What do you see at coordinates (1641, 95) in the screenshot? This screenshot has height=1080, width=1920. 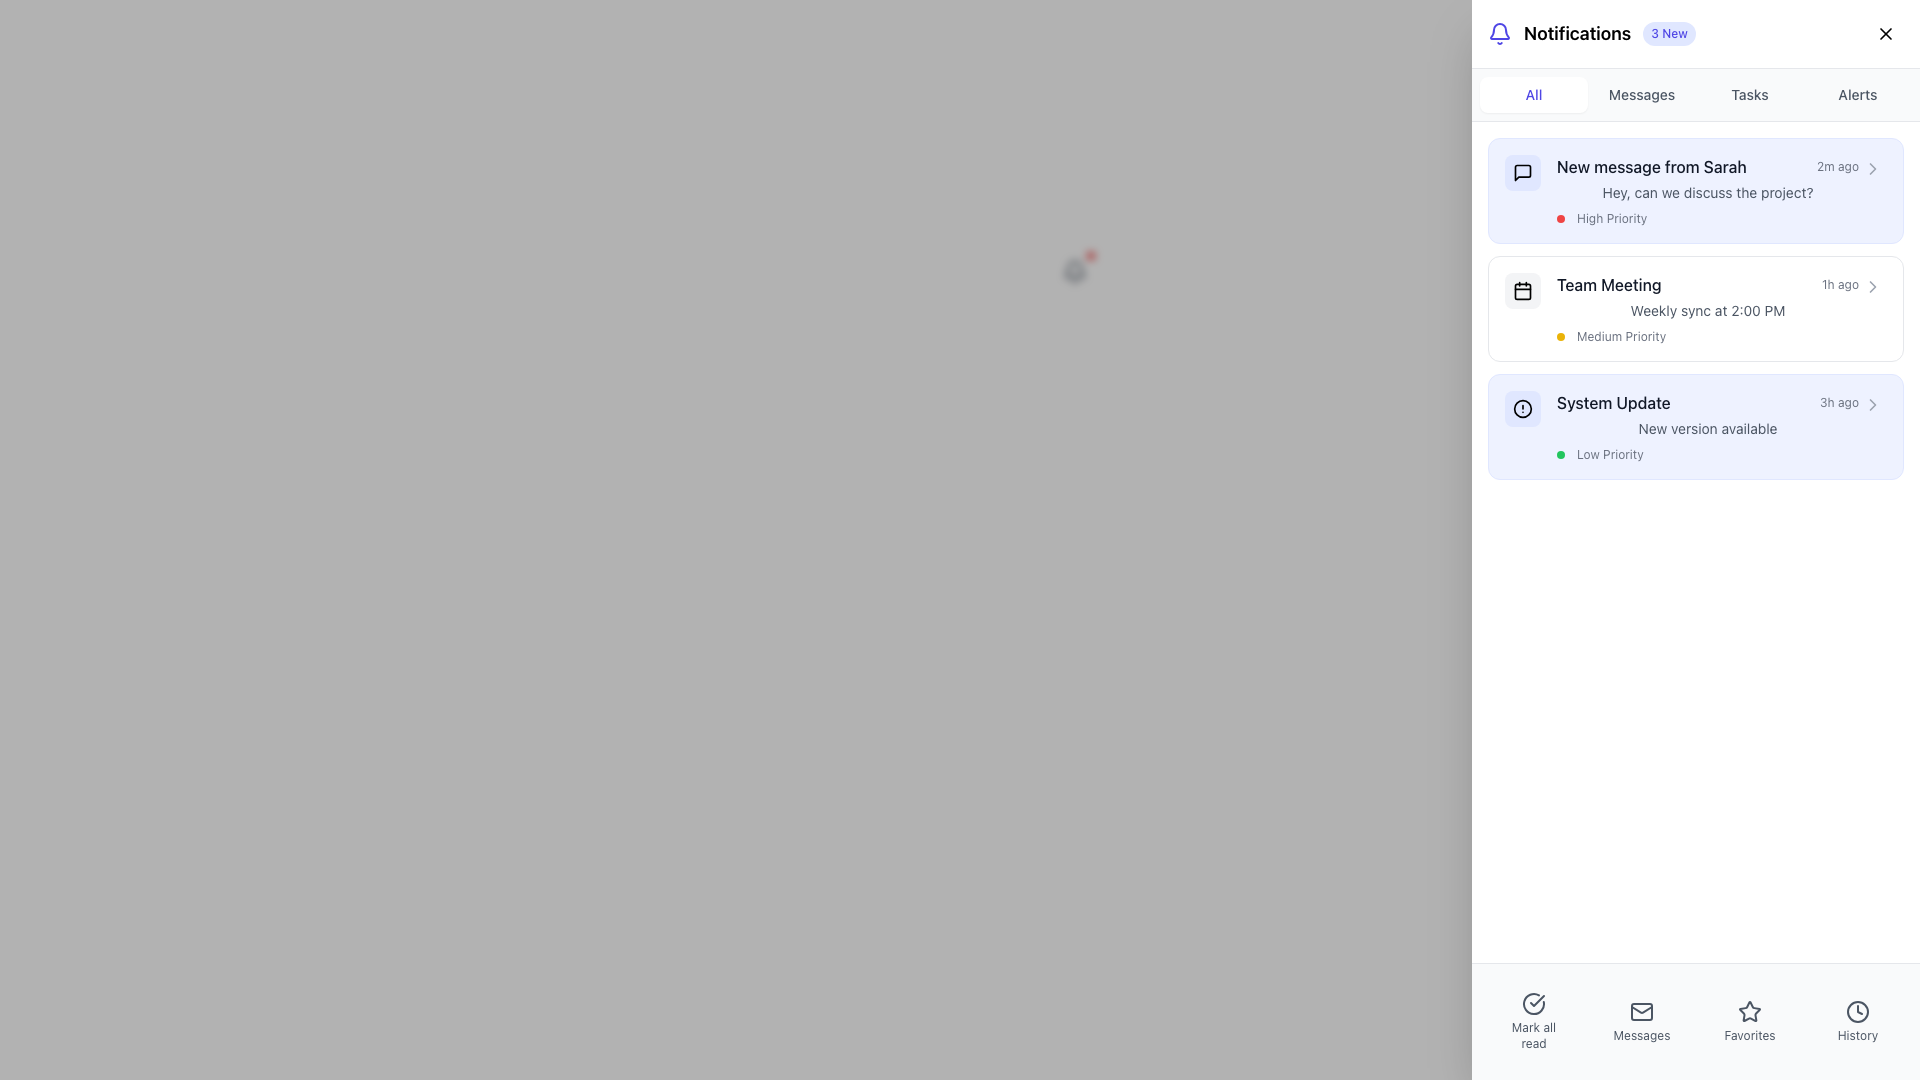 I see `the 'Messages' tab, which is the second tab in the tab group at the top of the side panel` at bounding box center [1641, 95].